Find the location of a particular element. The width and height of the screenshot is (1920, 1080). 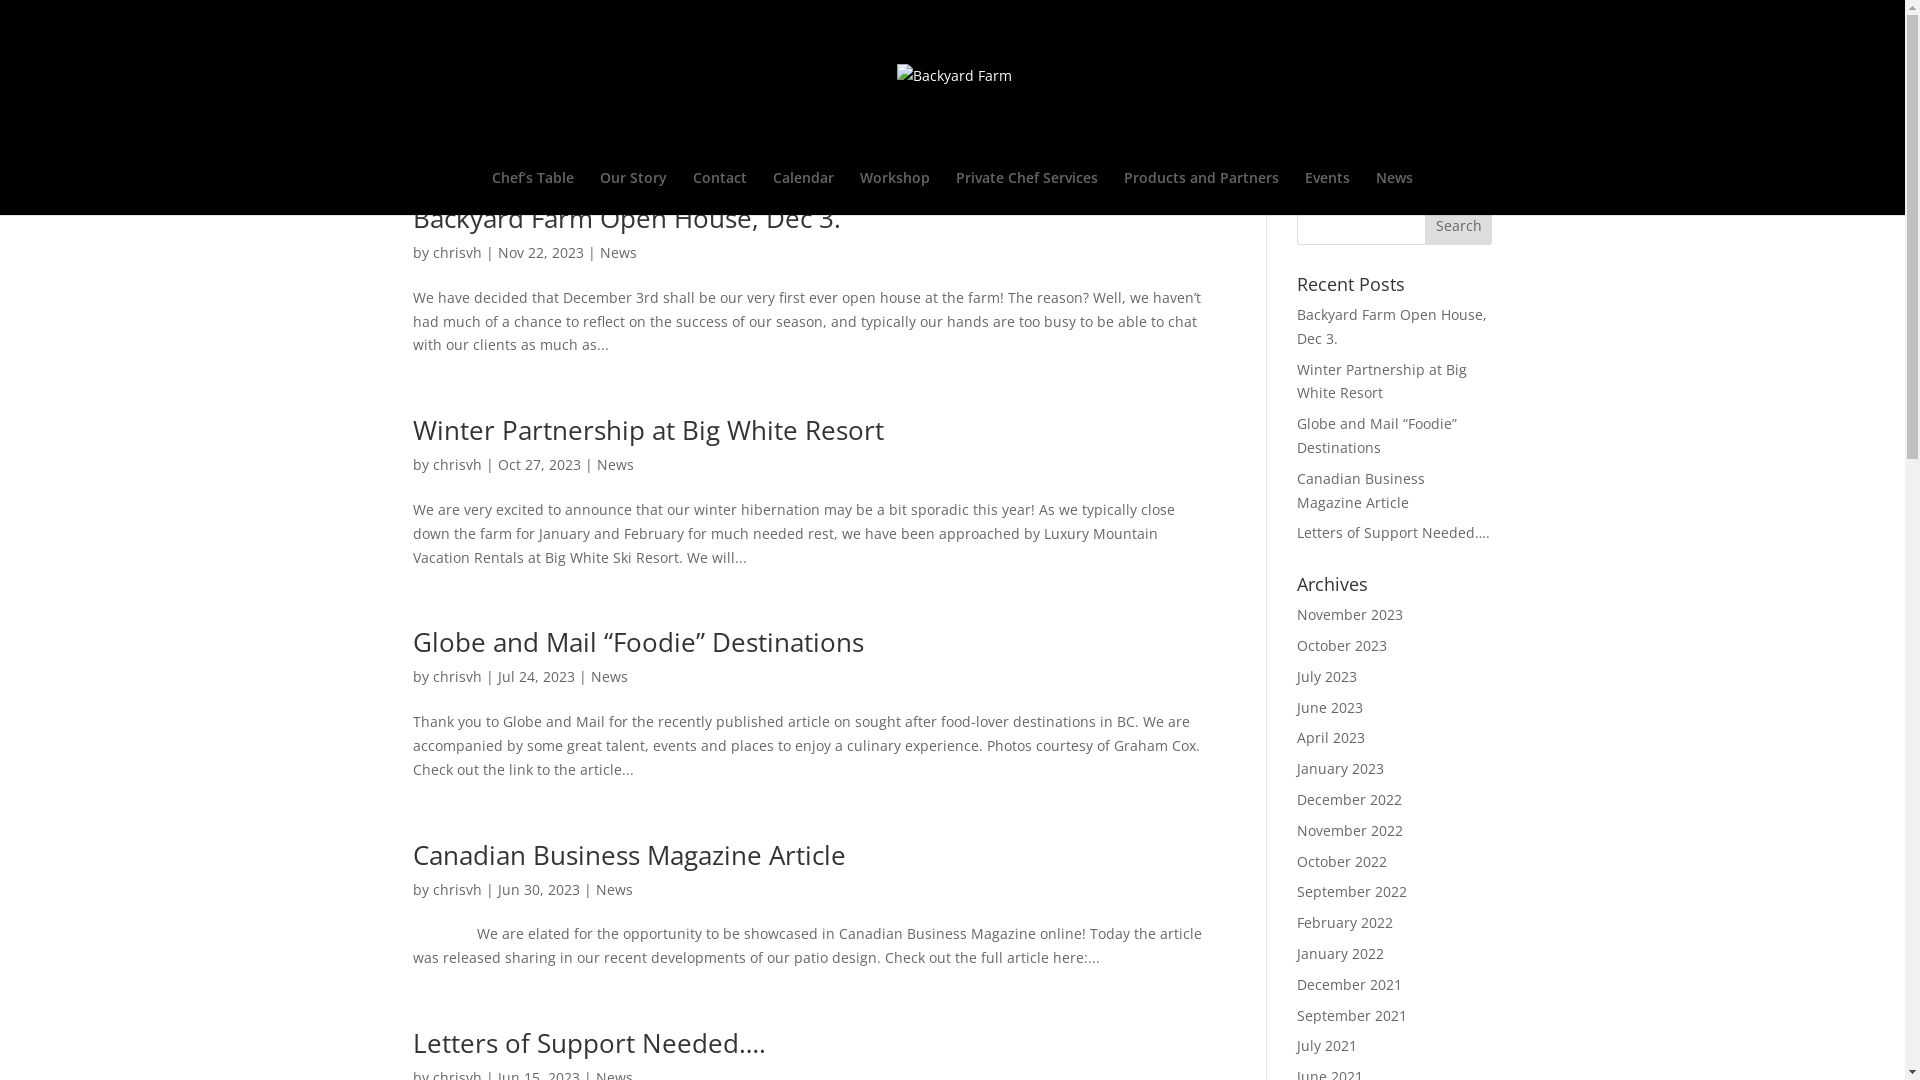

'June 2023' is located at coordinates (1329, 706).